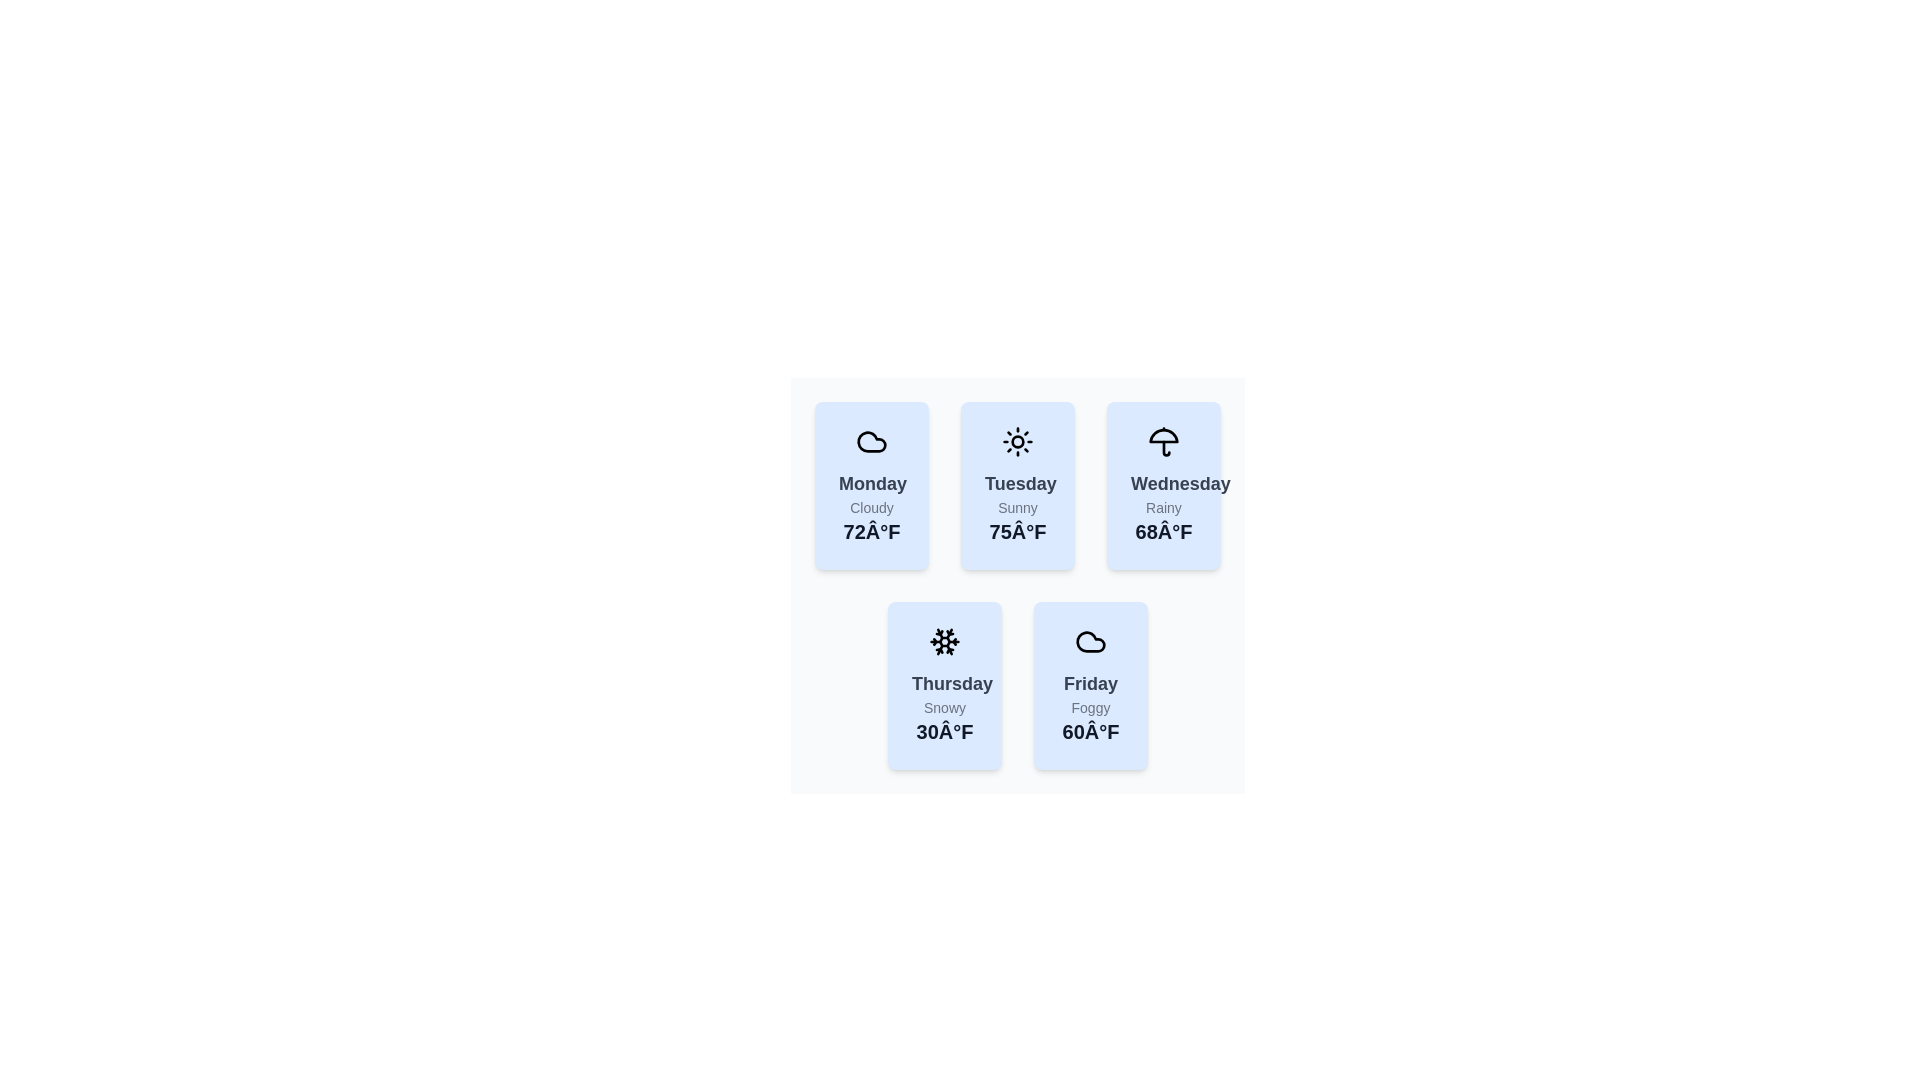 This screenshot has height=1080, width=1920. I want to click on the cloud-shaped vector graphic icon with a thin black stroke, part of the weather card labeled 'Friday Foggy 60°F', located at the bottom-right of the card, so click(1089, 641).